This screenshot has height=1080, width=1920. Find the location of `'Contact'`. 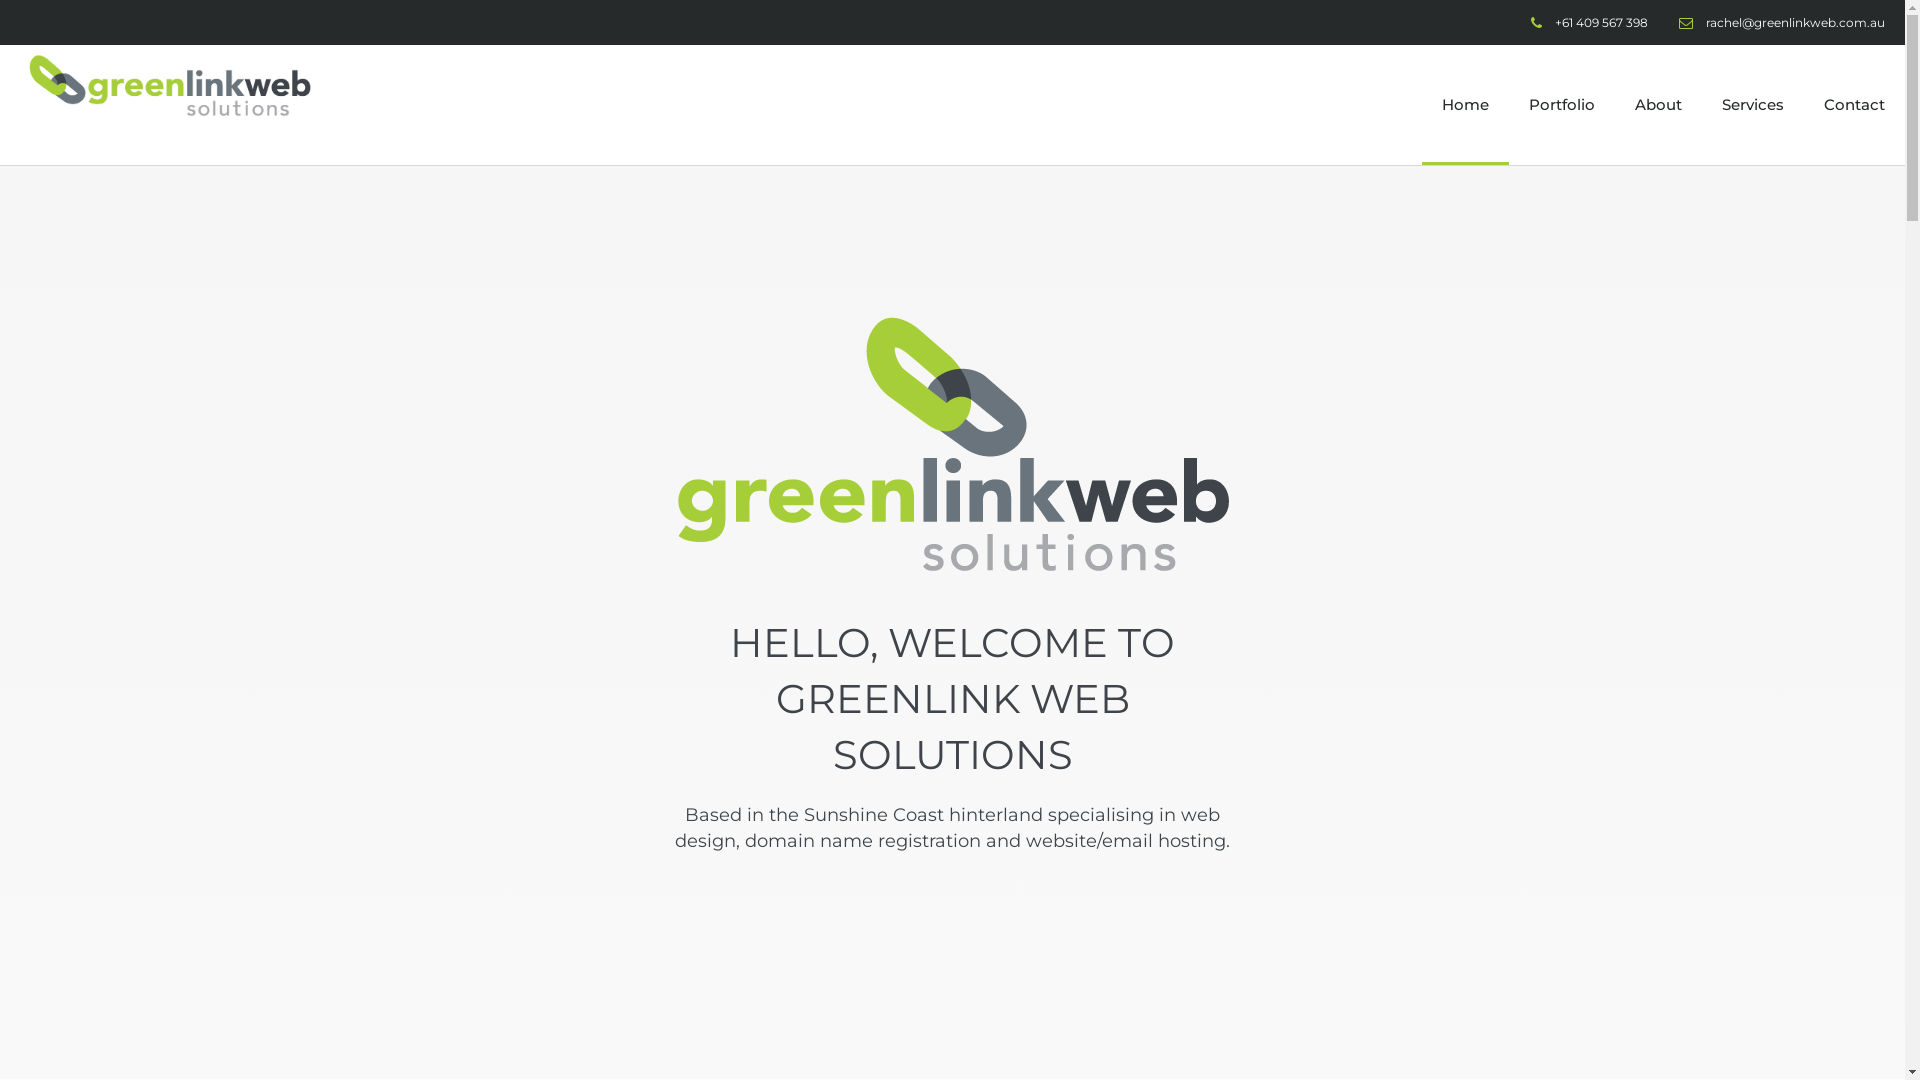

'Contact' is located at coordinates (1853, 104).